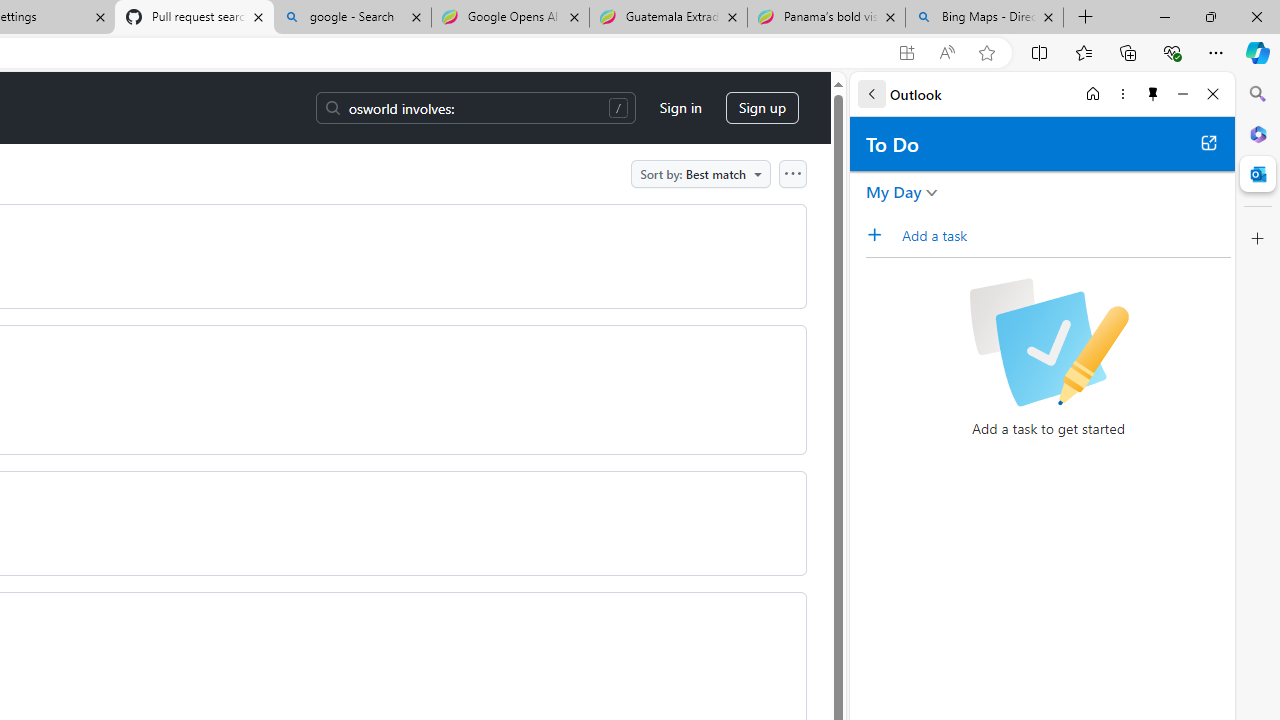 Image resolution: width=1280 pixels, height=720 pixels. I want to click on 'google - Search', so click(352, 17).